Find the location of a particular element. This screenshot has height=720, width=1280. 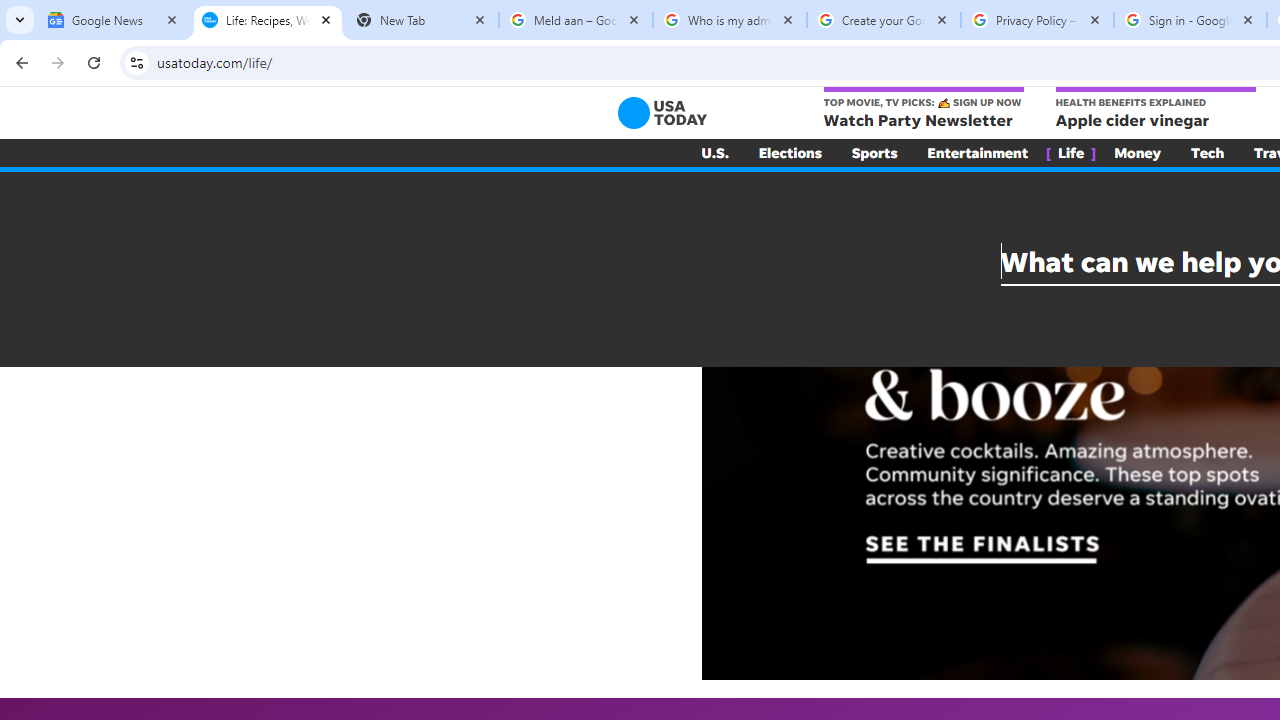

'U.S.' is located at coordinates (714, 152).